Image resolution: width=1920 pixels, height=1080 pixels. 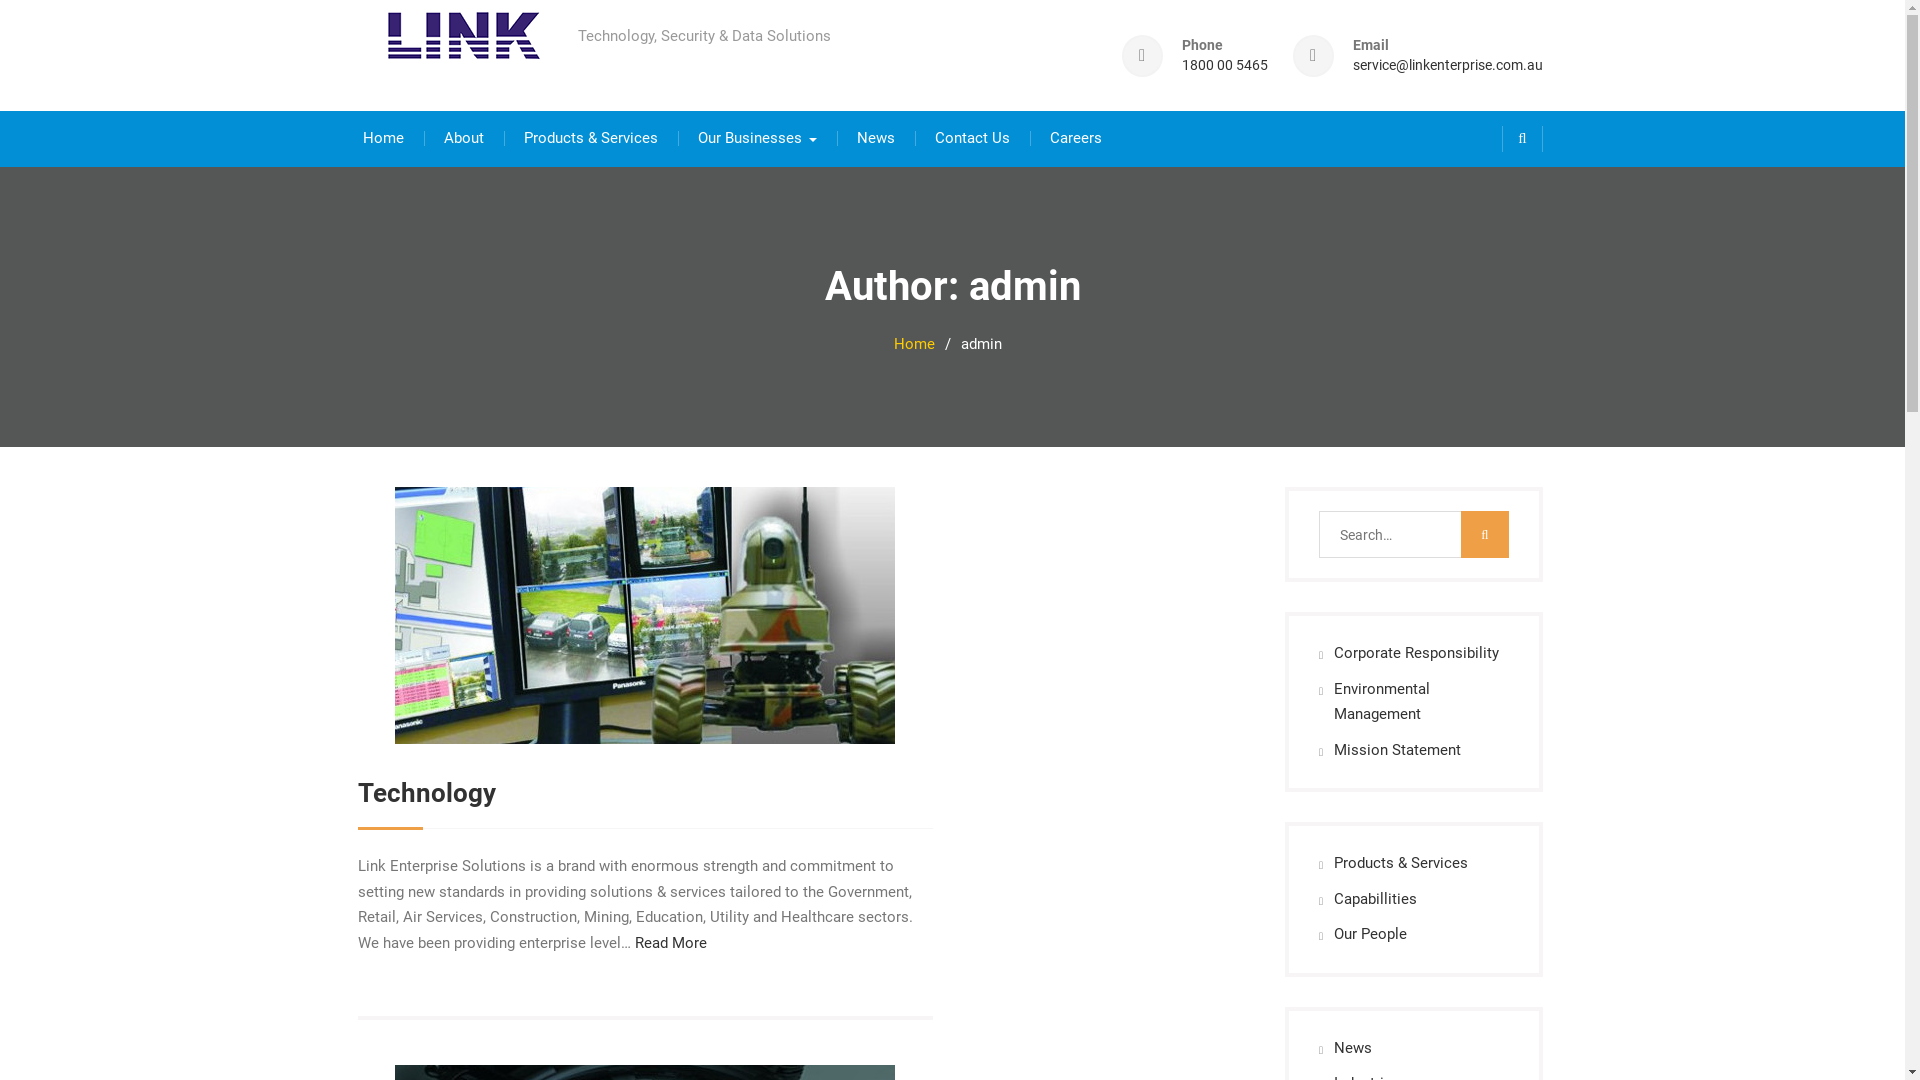 What do you see at coordinates (1319, 533) in the screenshot?
I see `'Search for:'` at bounding box center [1319, 533].